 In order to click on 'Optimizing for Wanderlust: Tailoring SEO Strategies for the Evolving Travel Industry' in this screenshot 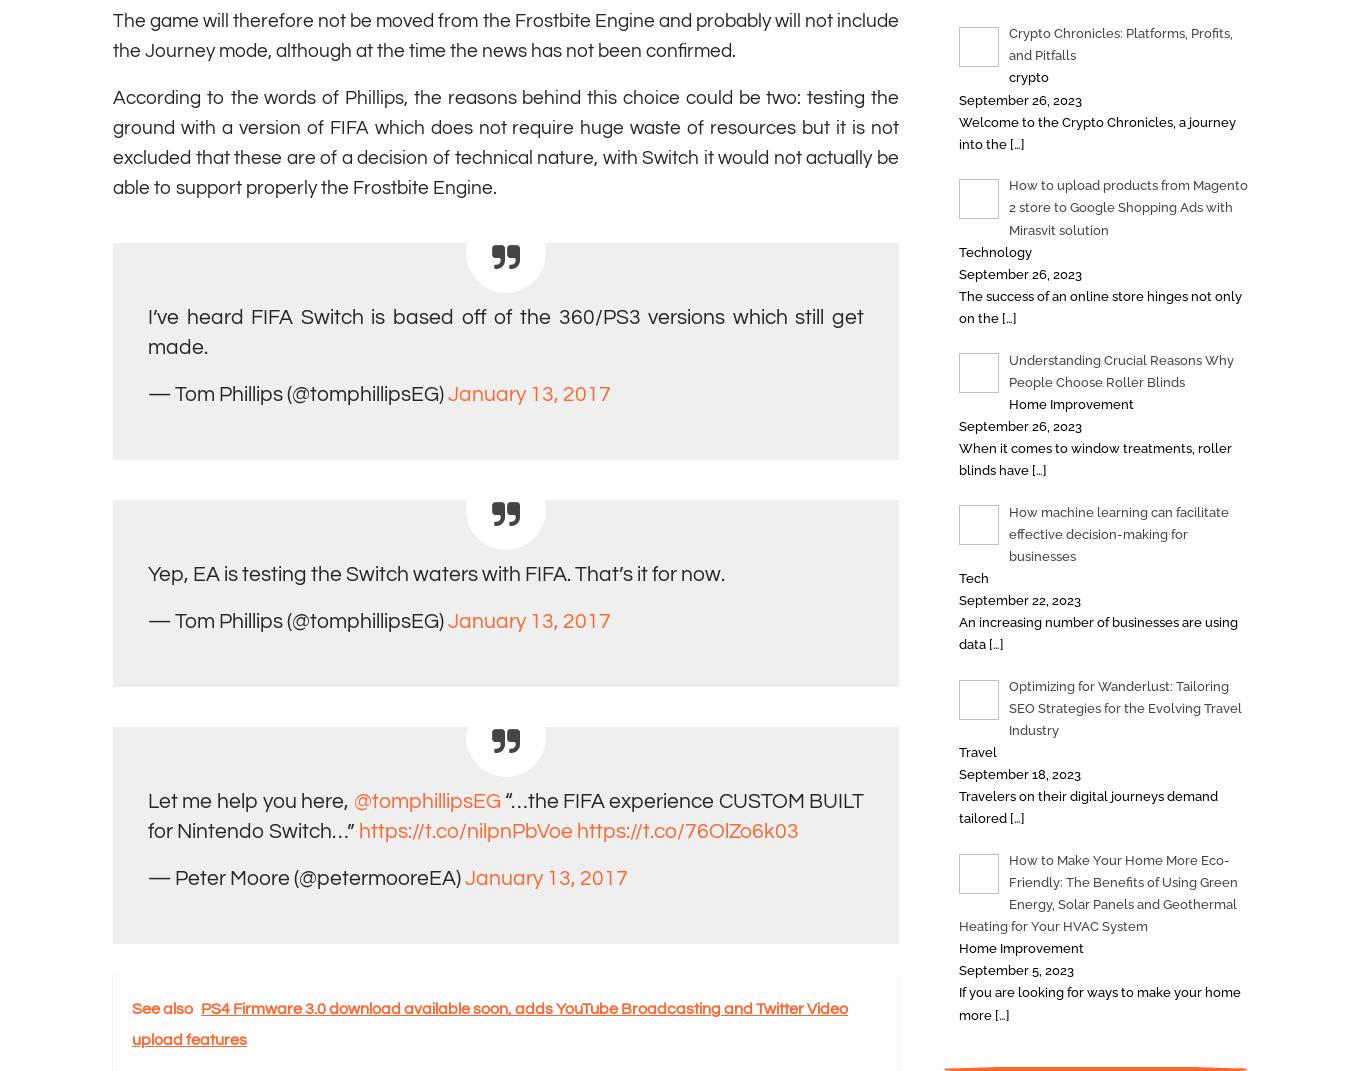, I will do `click(1123, 707)`.